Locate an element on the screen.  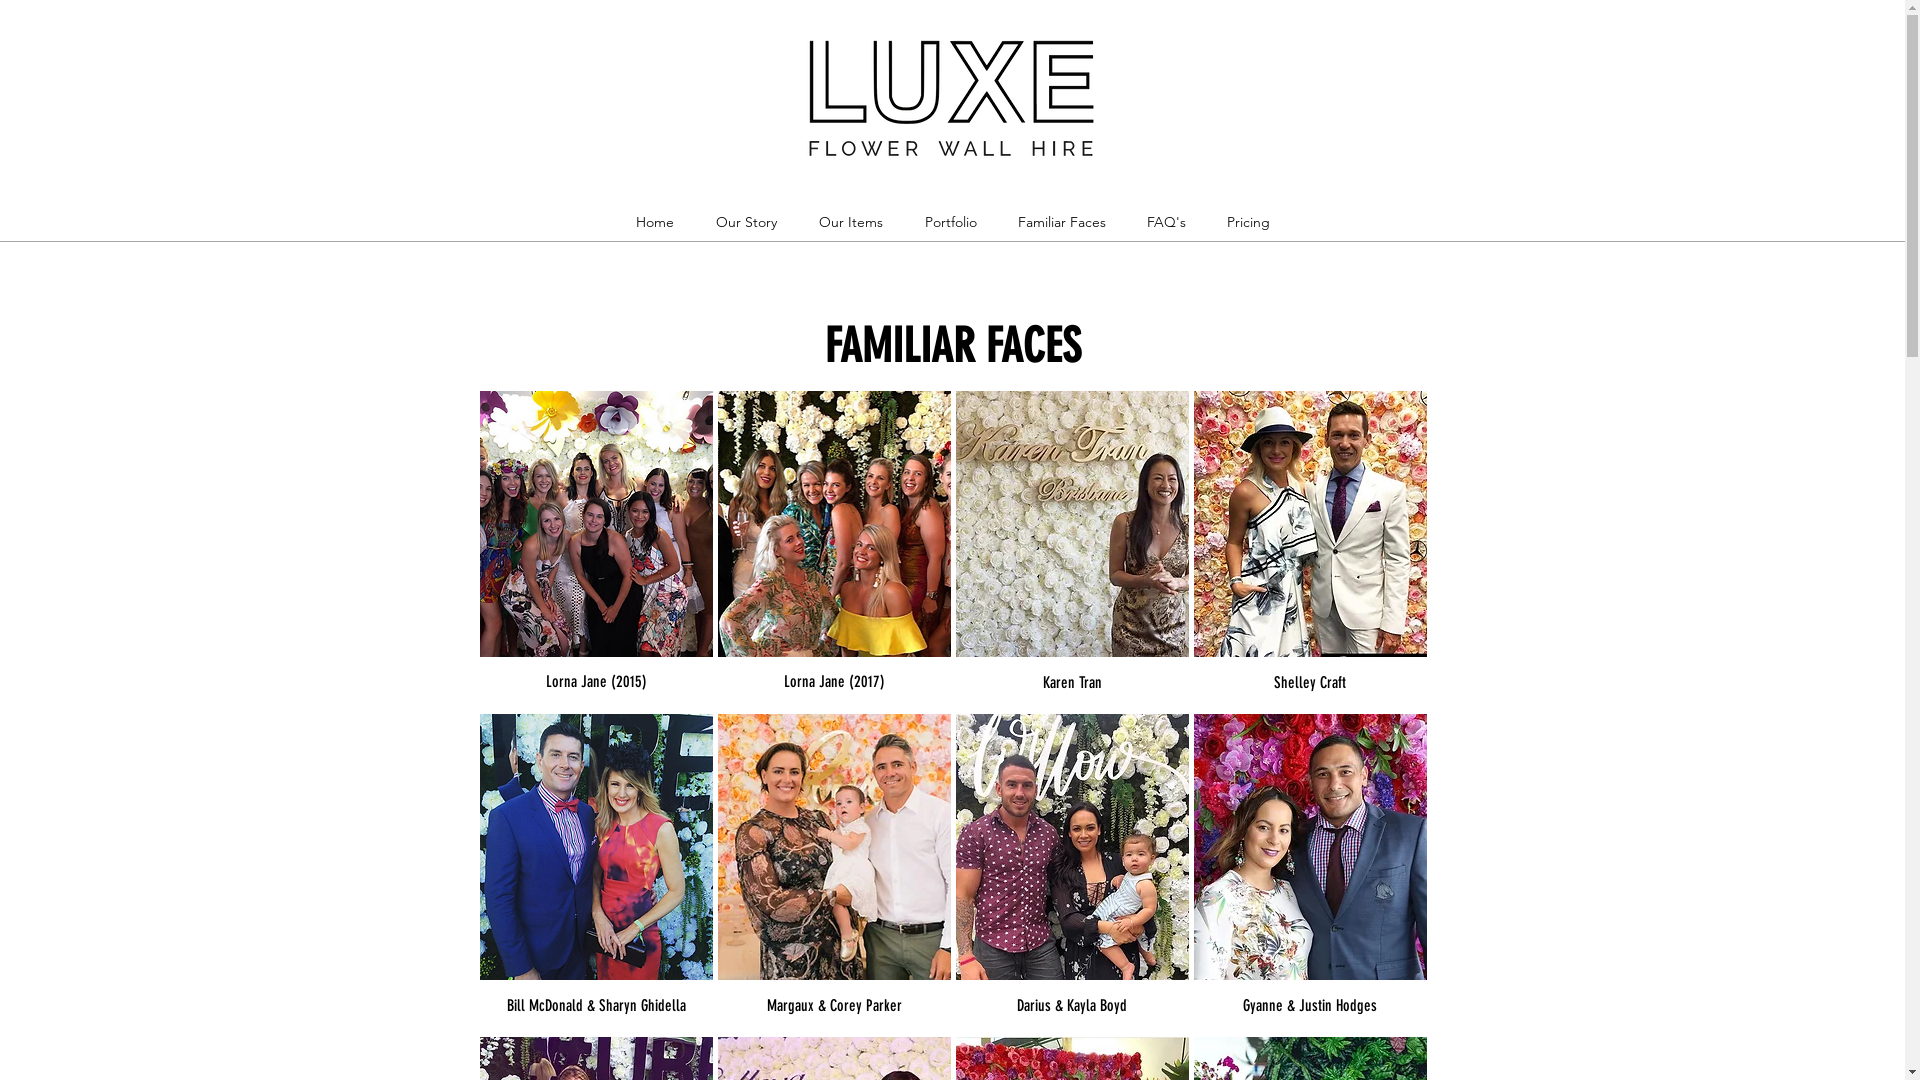
'Our Items' is located at coordinates (850, 222).